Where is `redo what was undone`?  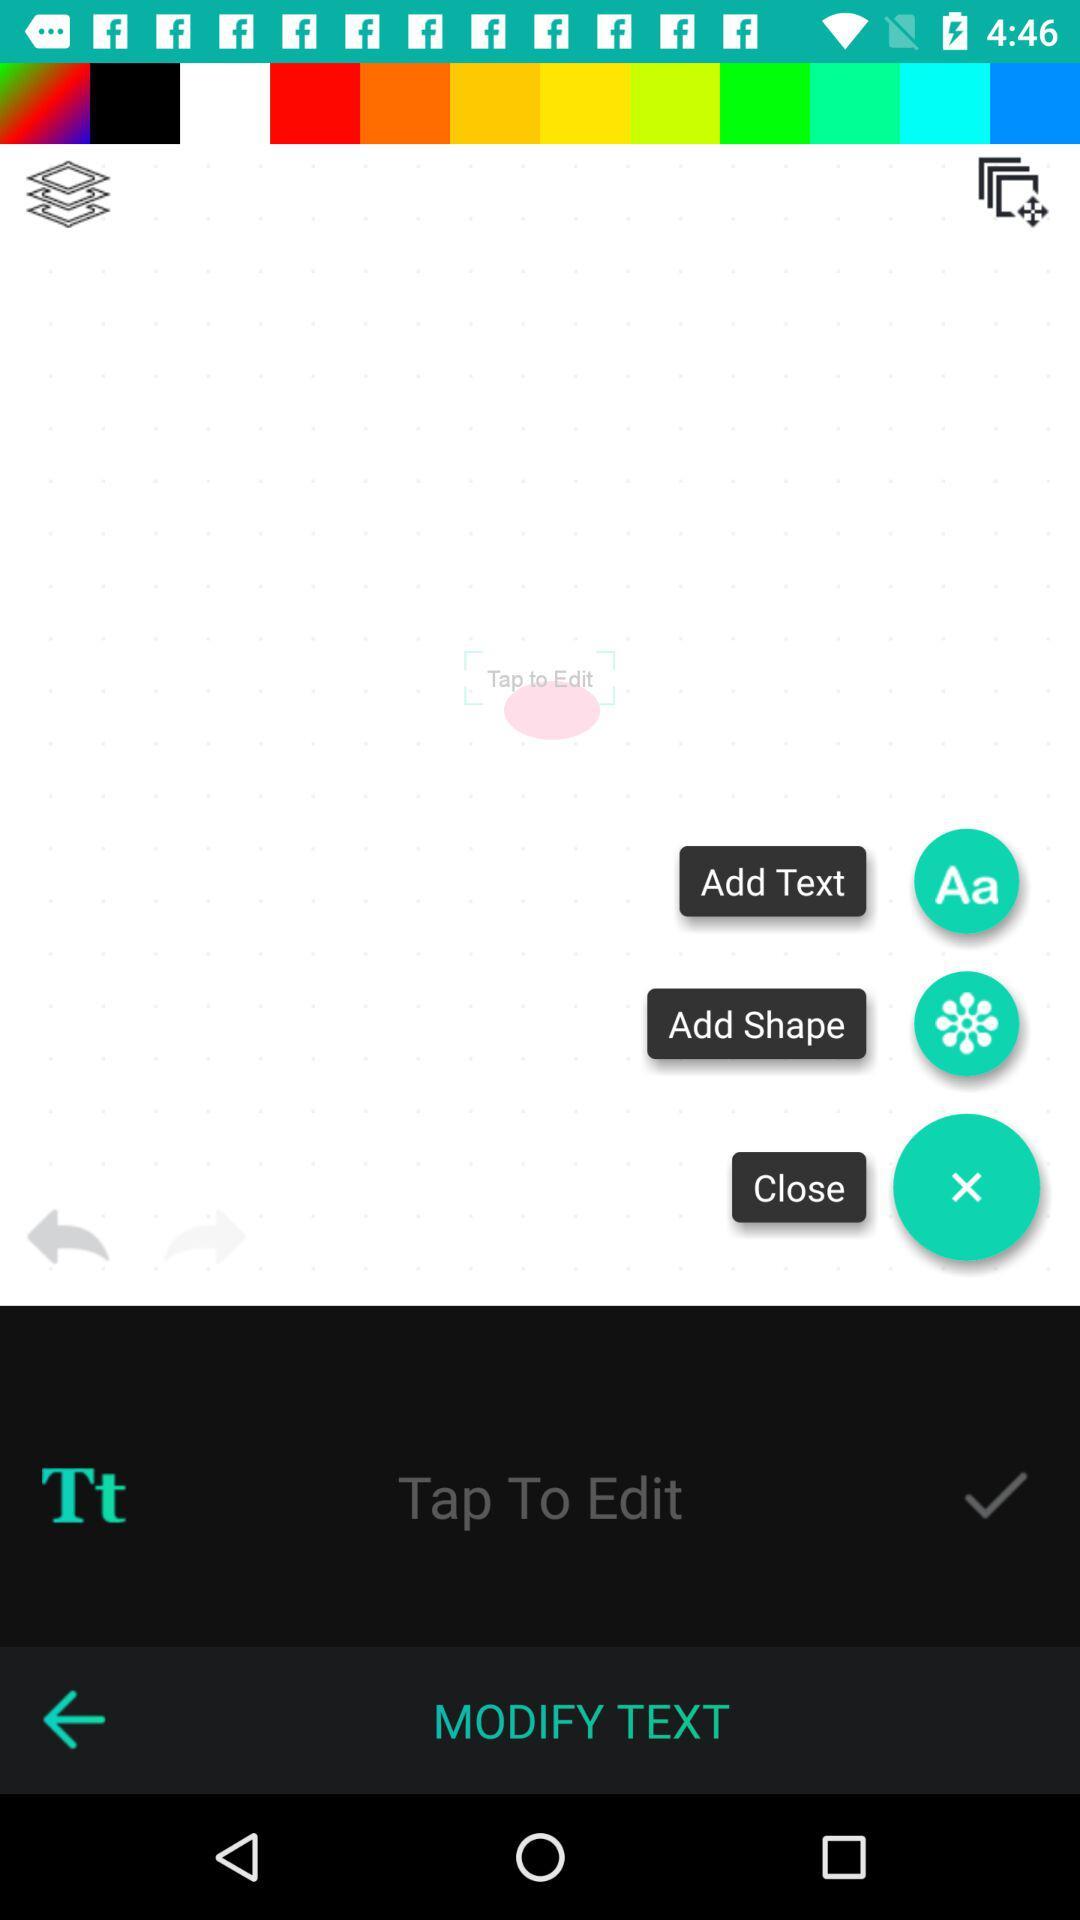
redo what was undone is located at coordinates (204, 1236).